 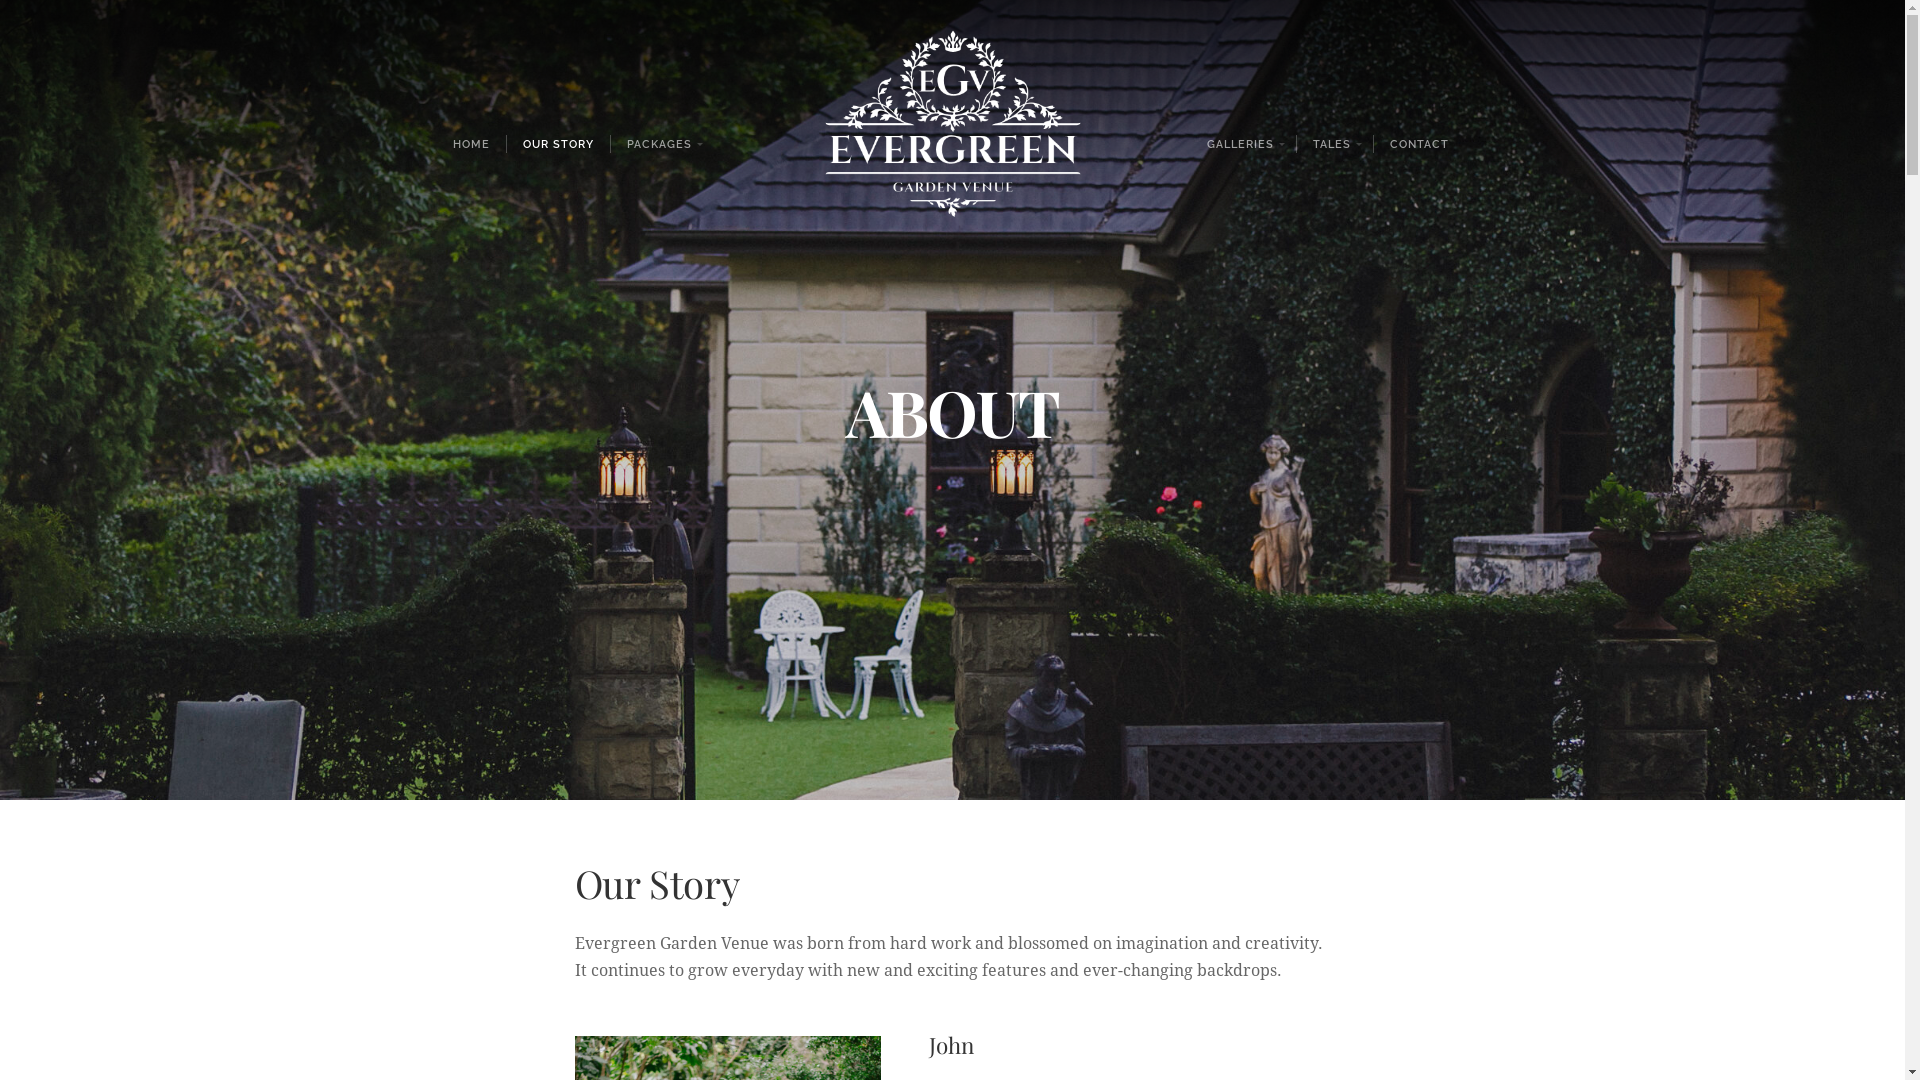 I want to click on 'CONTACT', so click(x=1418, y=142).